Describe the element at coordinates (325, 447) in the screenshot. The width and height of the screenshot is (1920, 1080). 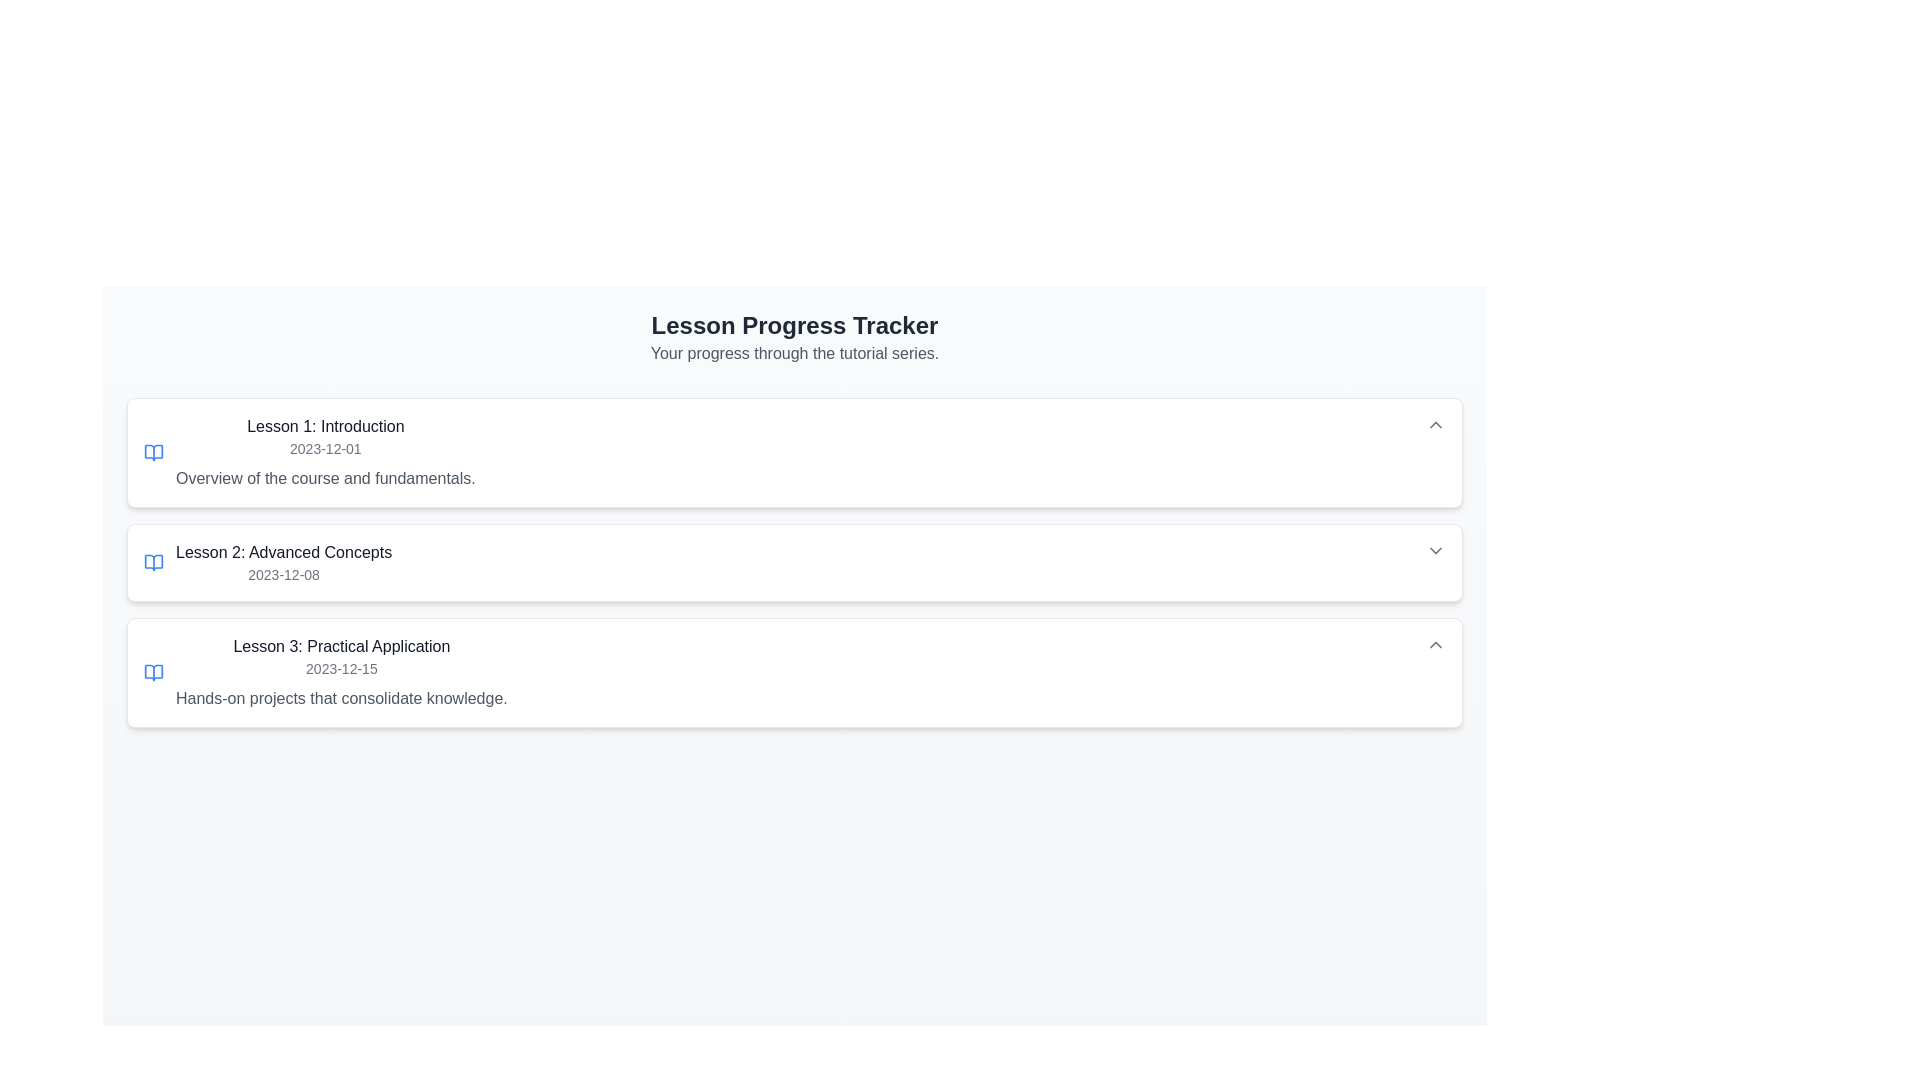
I see `the Text label that represents the date, positioned below 'Lesson 1: Introduction' and above 'Overview of the course and fundamentals.'` at that location.